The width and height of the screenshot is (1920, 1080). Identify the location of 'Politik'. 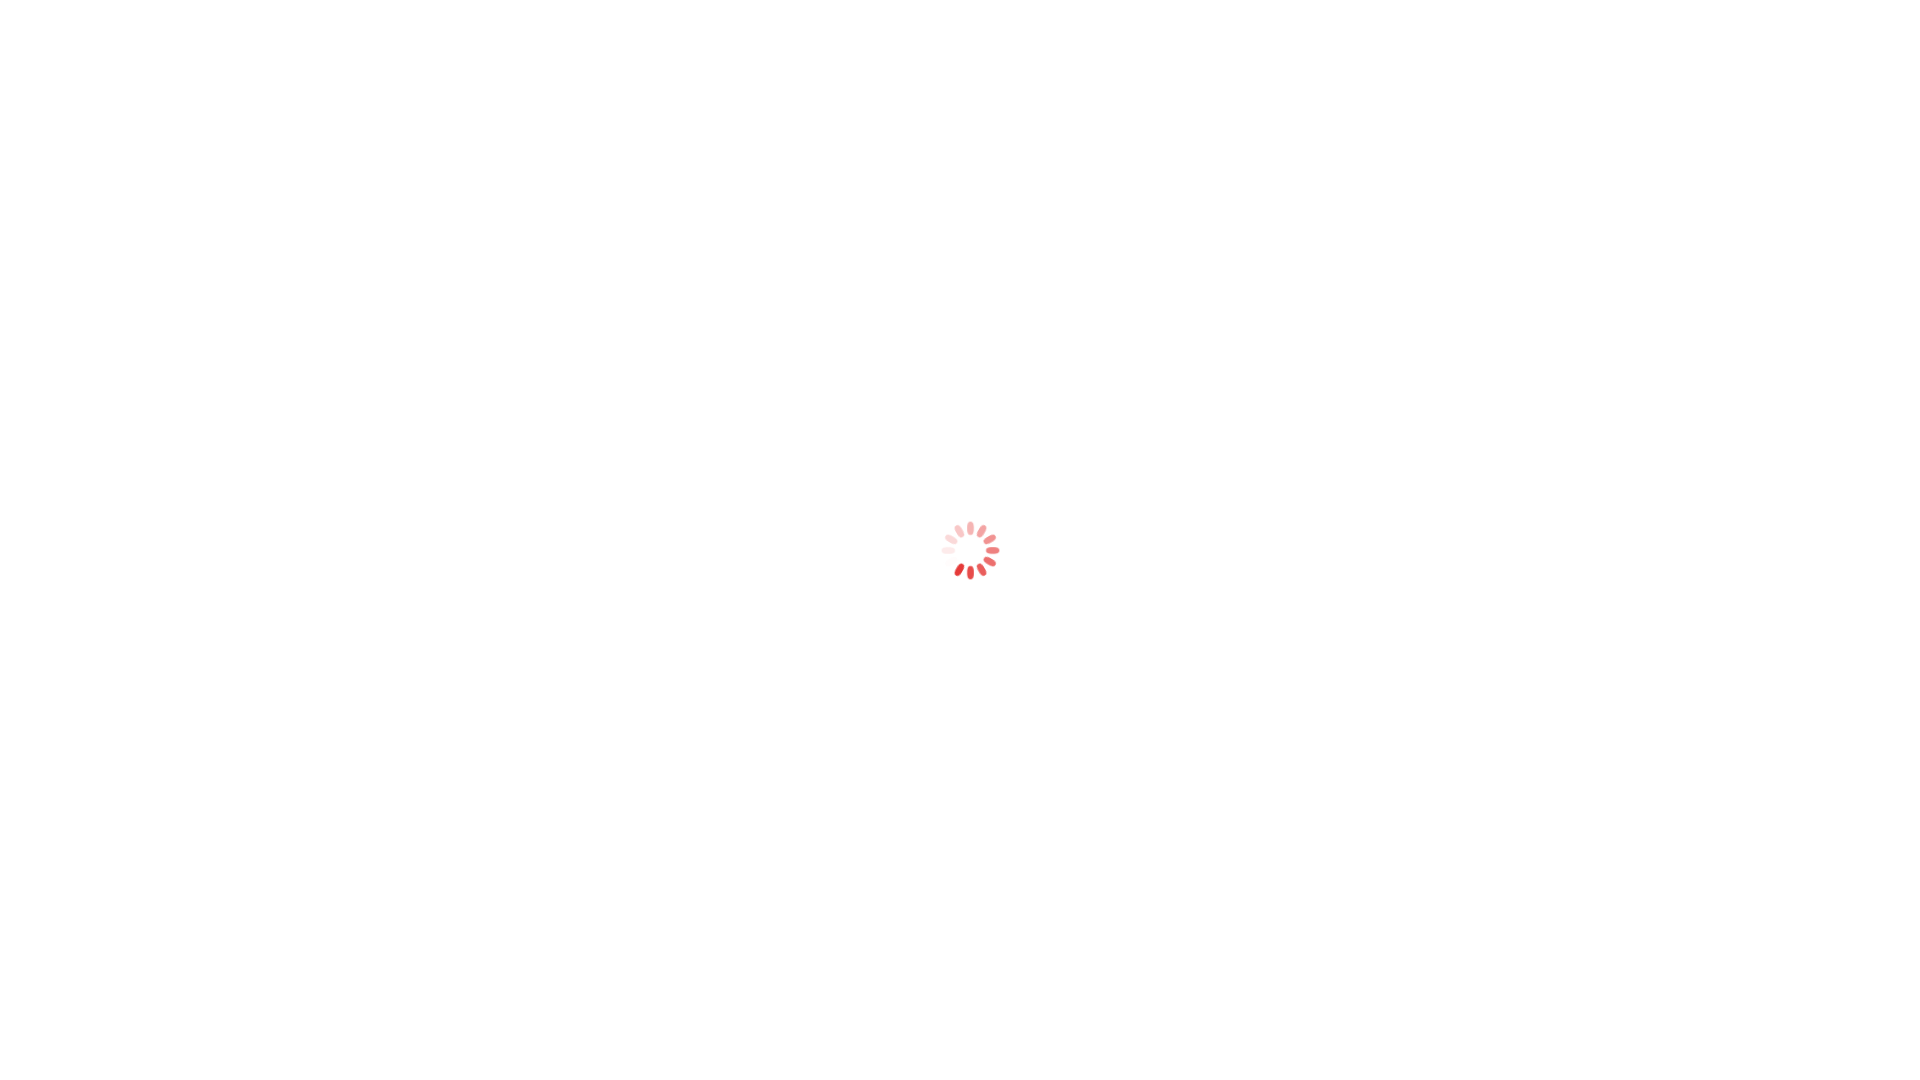
(653, 87).